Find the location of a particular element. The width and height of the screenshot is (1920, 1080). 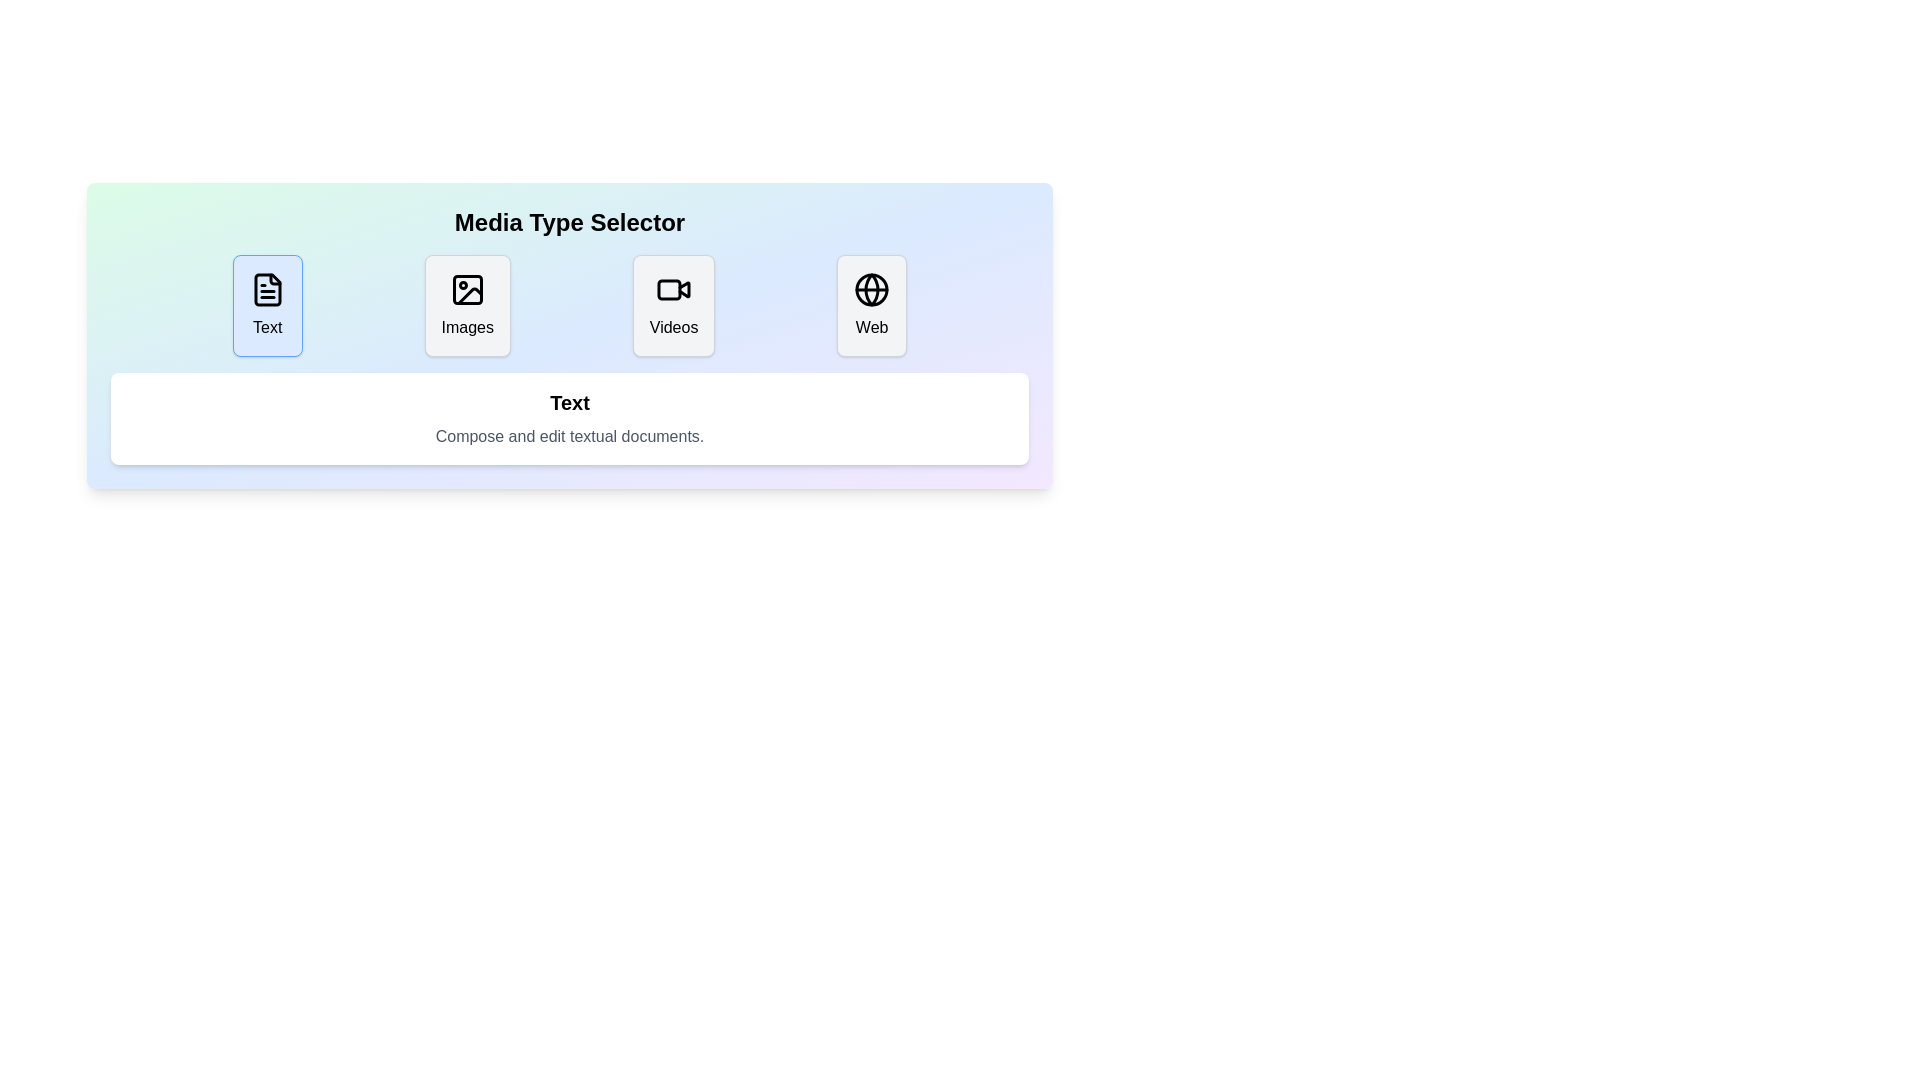

the decorative SVG Circle that represents the 'Web' icon, the fourth icon in the Media Type Selector, located to the right of 'Videos' is located at coordinates (872, 289).